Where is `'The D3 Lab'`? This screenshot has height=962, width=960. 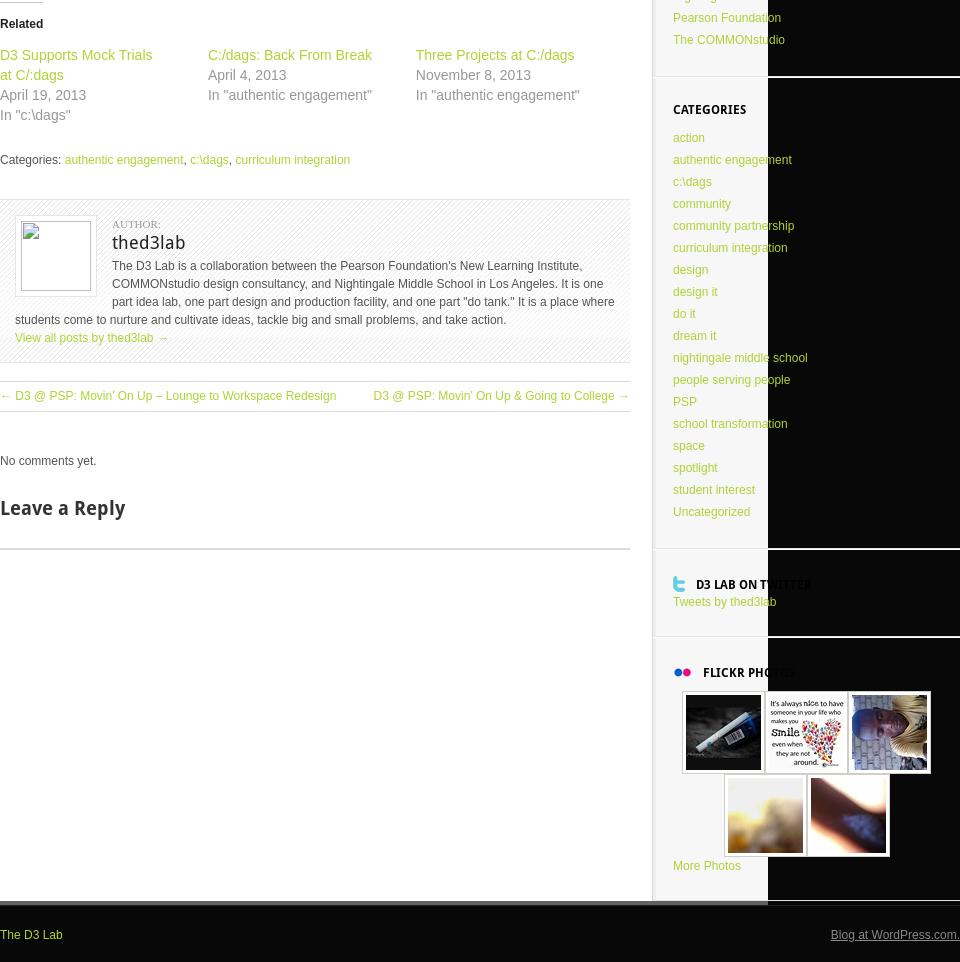
'The D3 Lab' is located at coordinates (30, 934).